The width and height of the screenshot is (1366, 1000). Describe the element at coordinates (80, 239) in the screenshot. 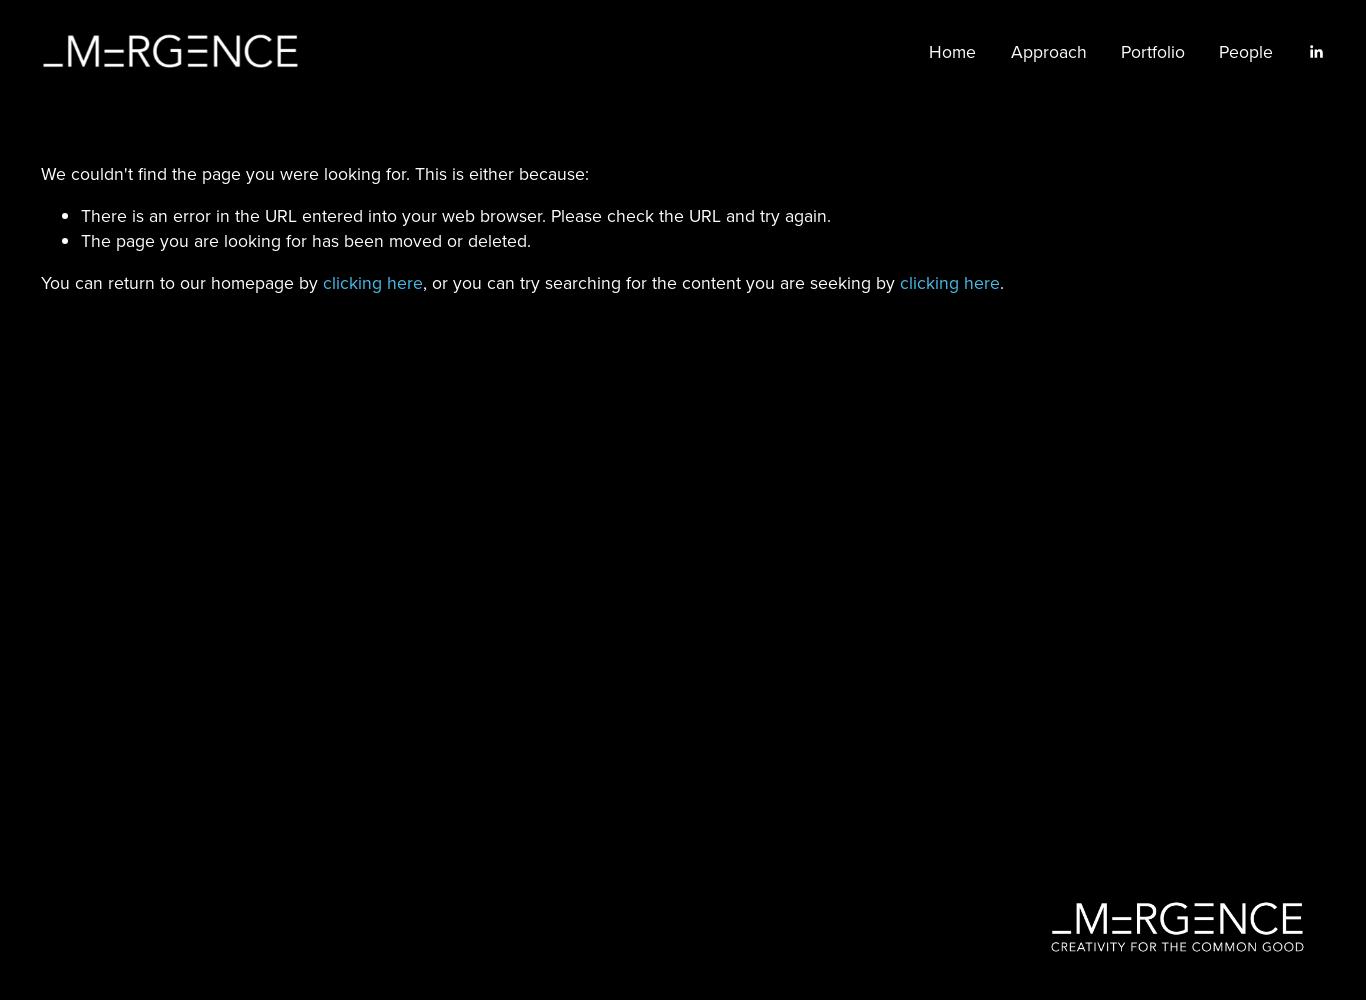

I see `'The page you are looking for has been moved or deleted.'` at that location.